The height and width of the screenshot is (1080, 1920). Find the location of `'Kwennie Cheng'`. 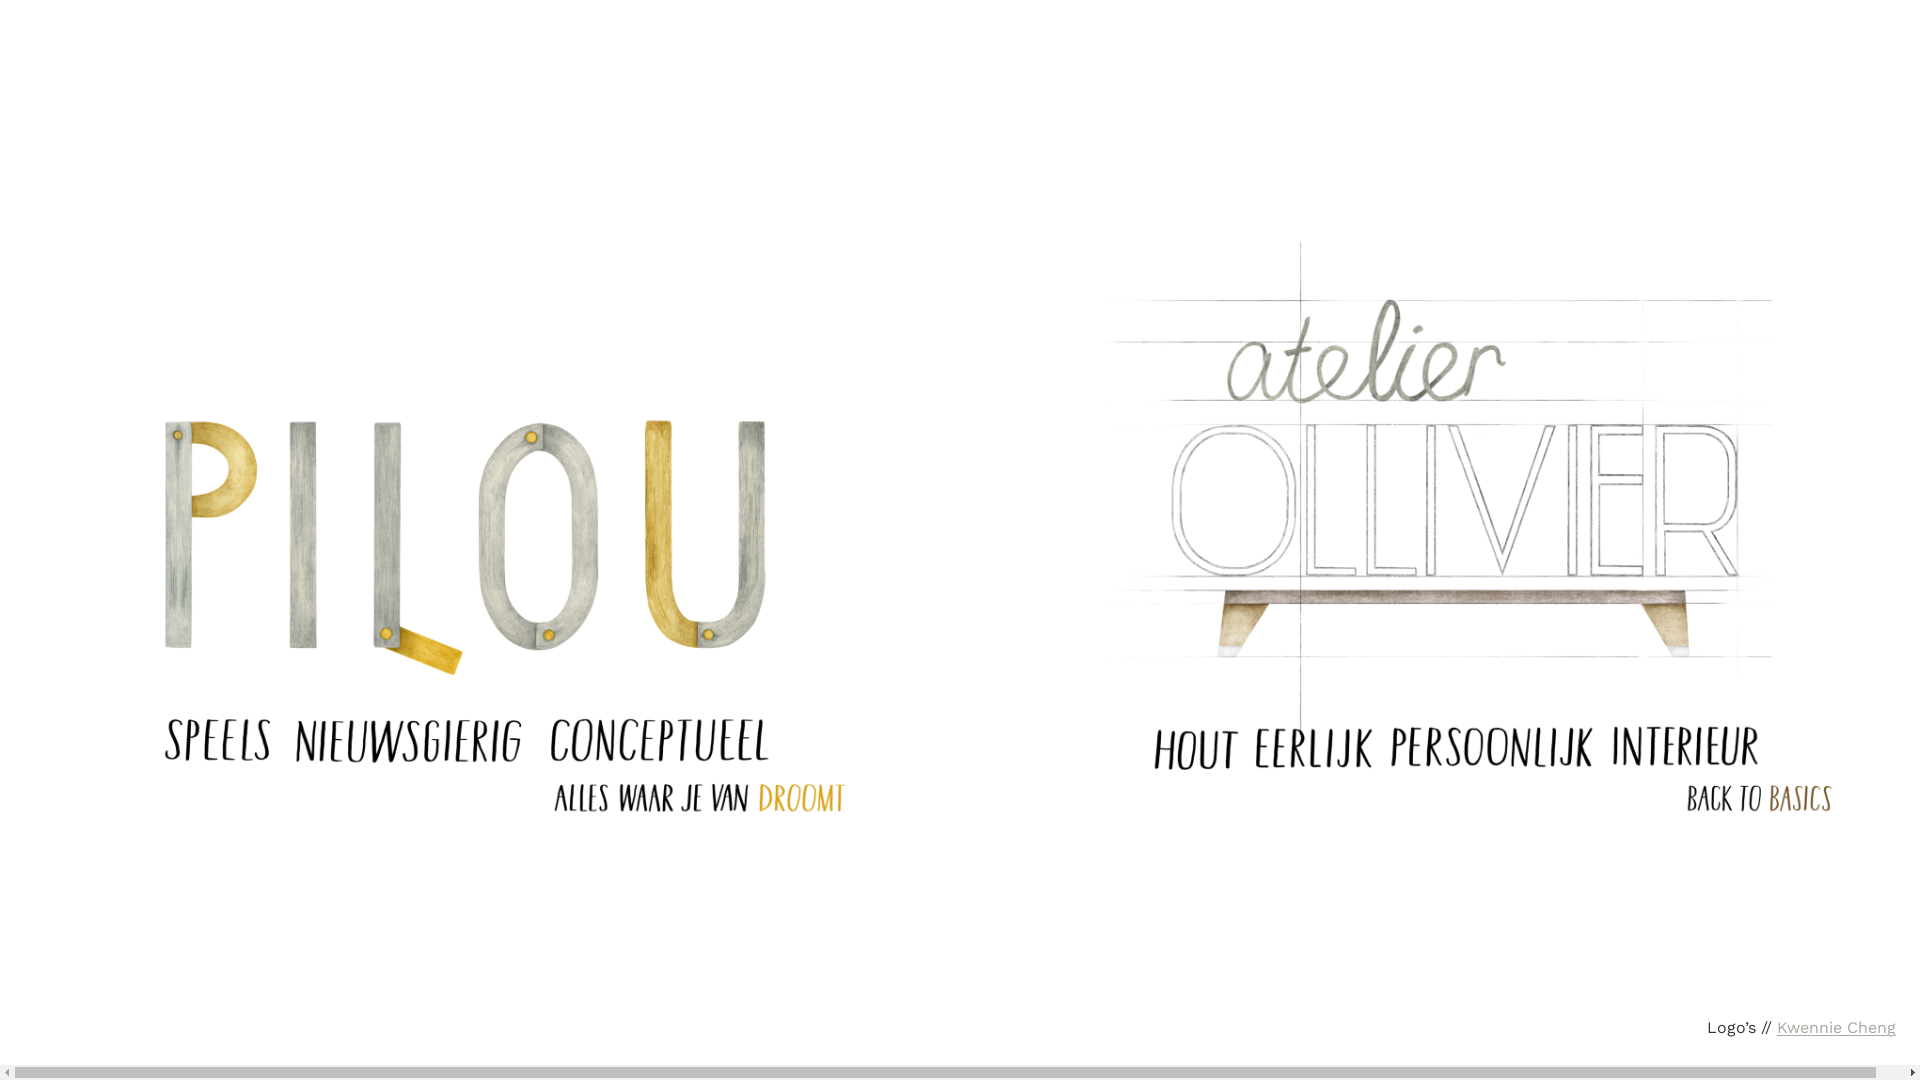

'Kwennie Cheng' is located at coordinates (1836, 1027).